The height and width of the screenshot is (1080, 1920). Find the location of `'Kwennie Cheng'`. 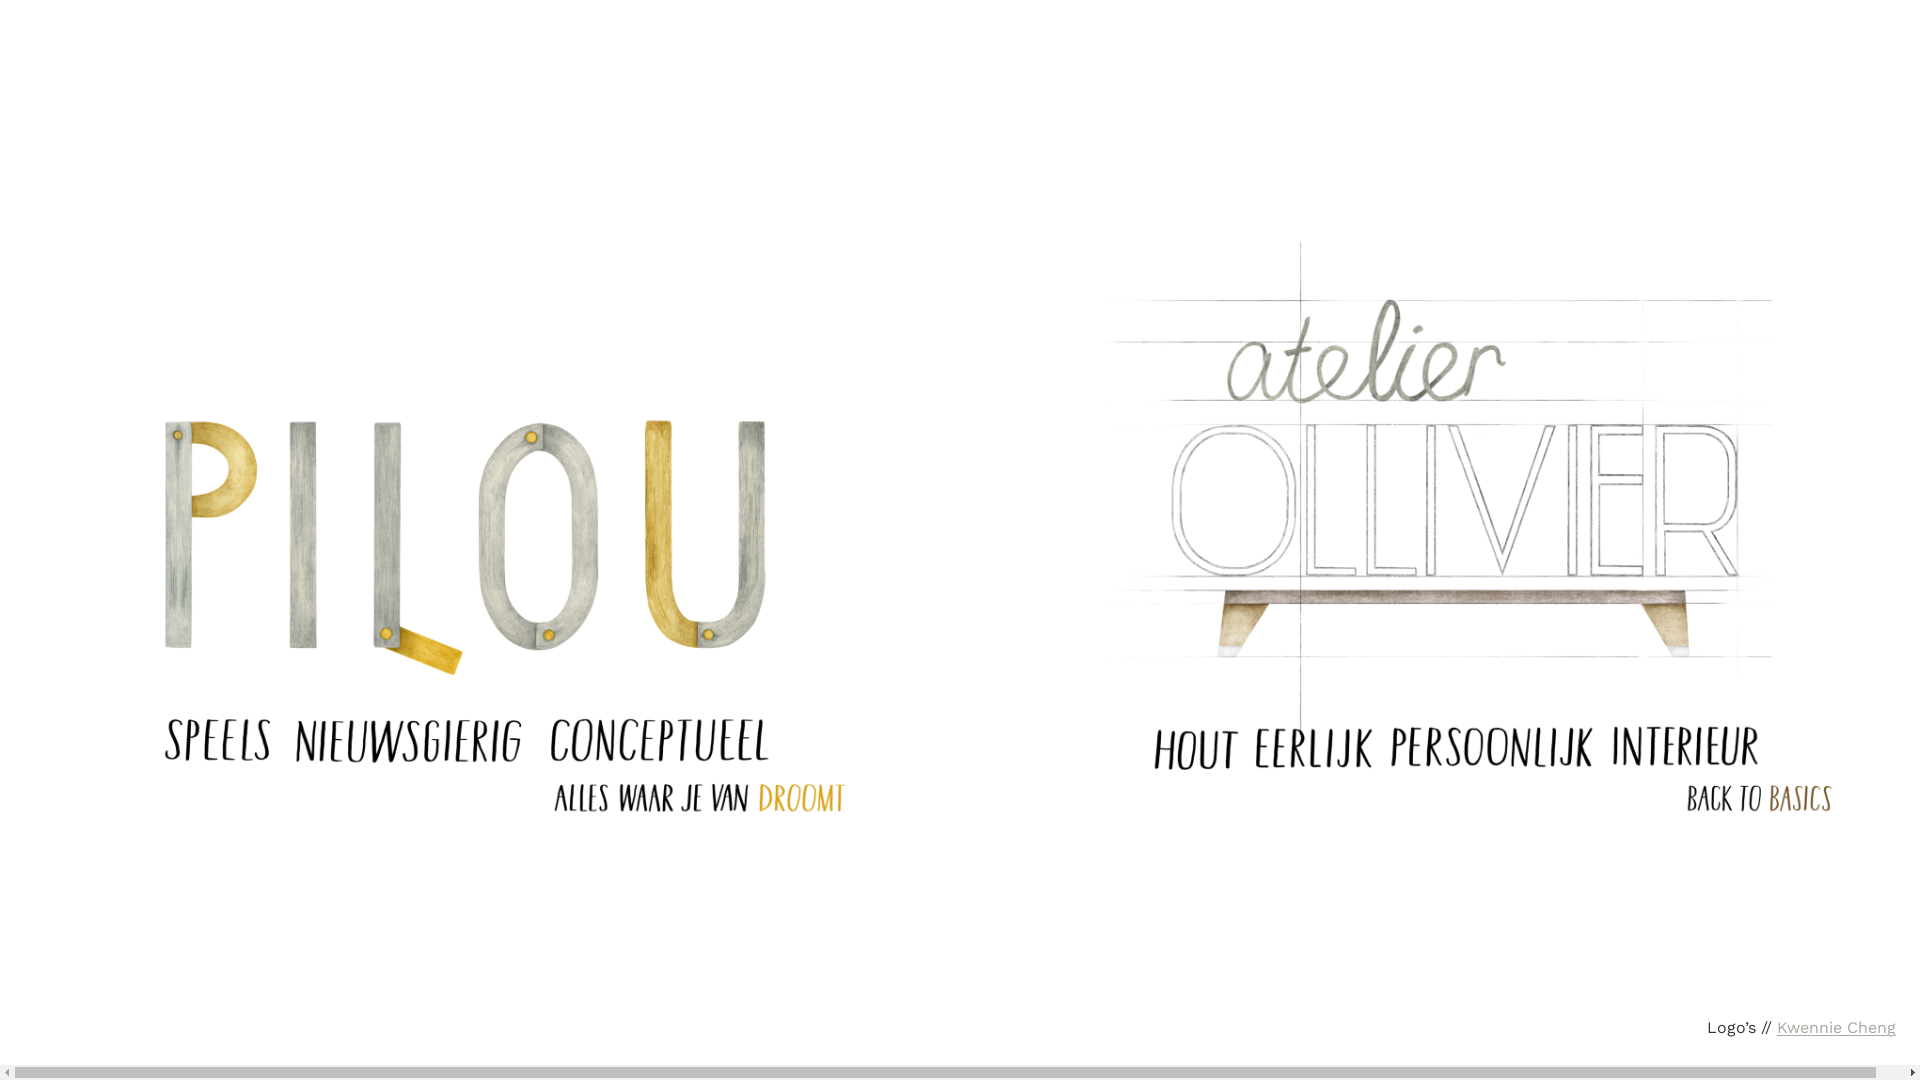

'Kwennie Cheng' is located at coordinates (1836, 1027).